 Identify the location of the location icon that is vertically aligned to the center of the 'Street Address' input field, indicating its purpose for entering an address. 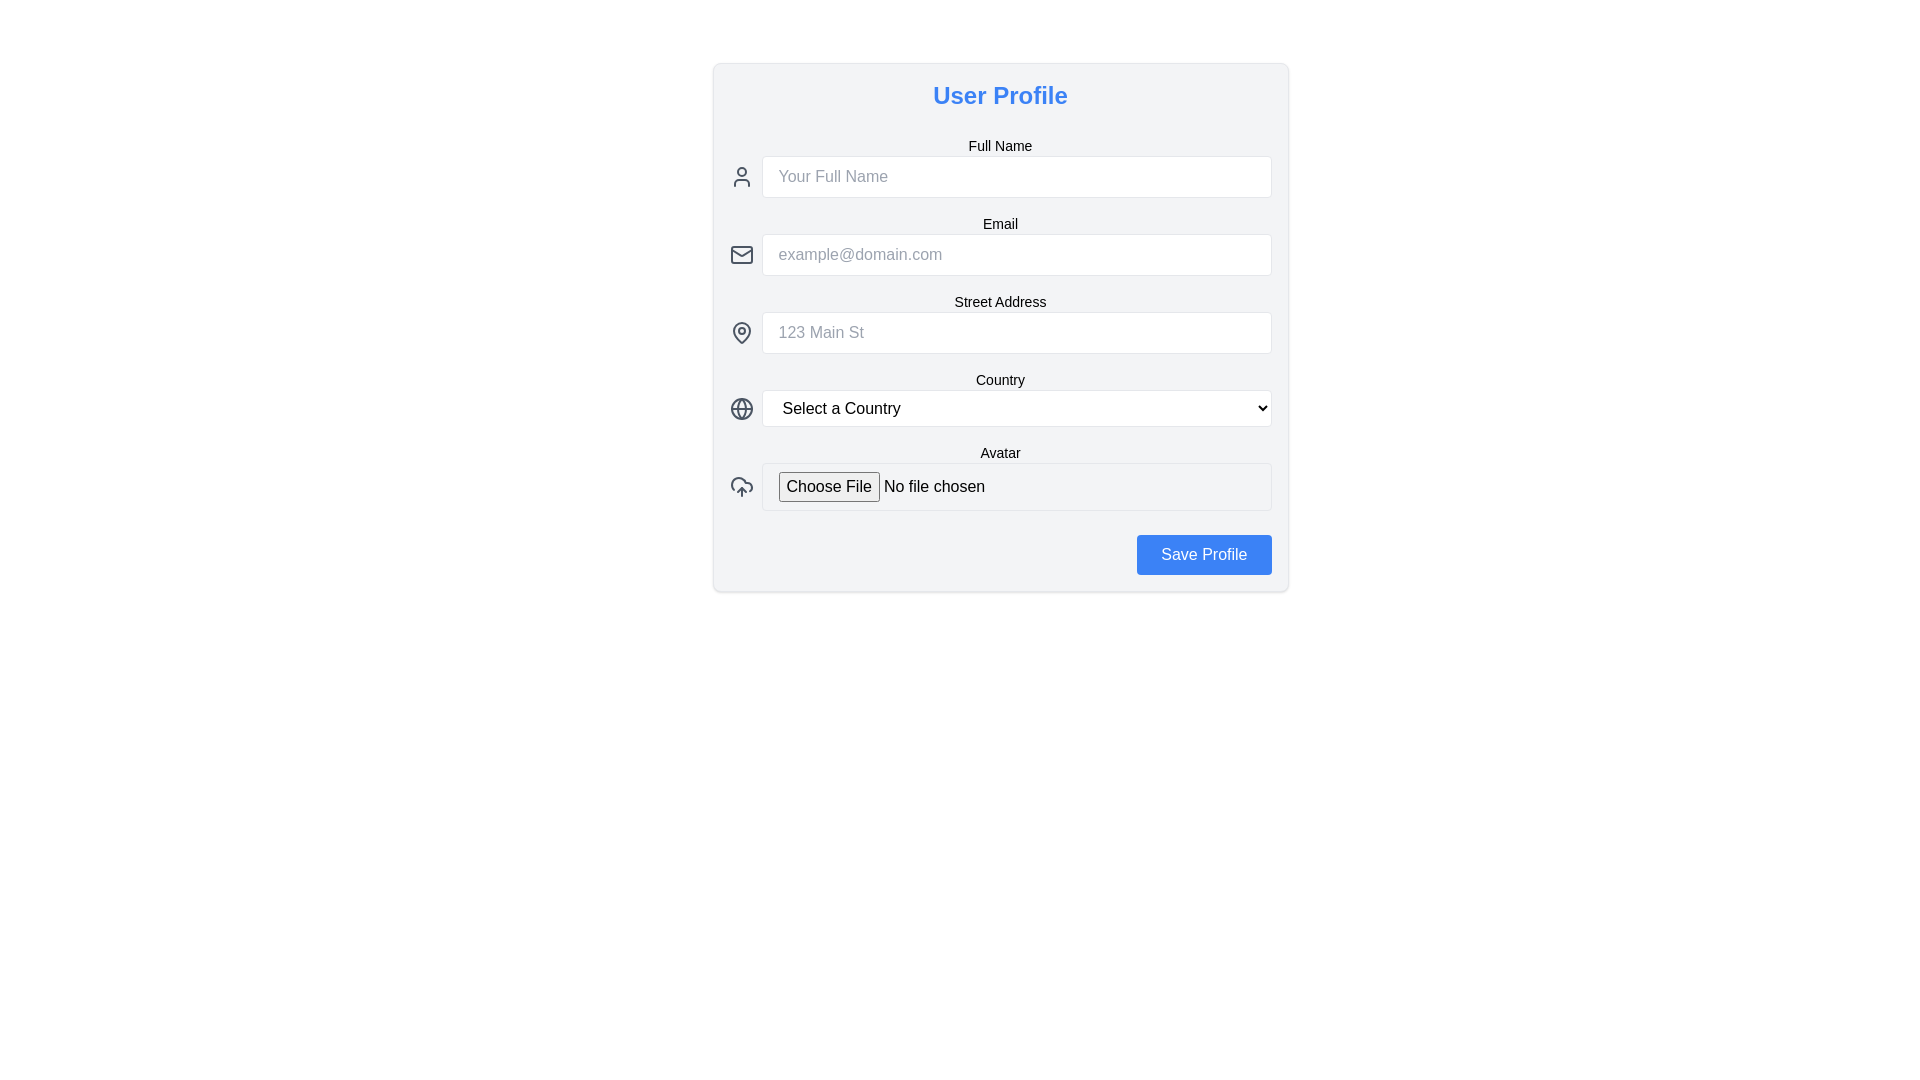
(740, 331).